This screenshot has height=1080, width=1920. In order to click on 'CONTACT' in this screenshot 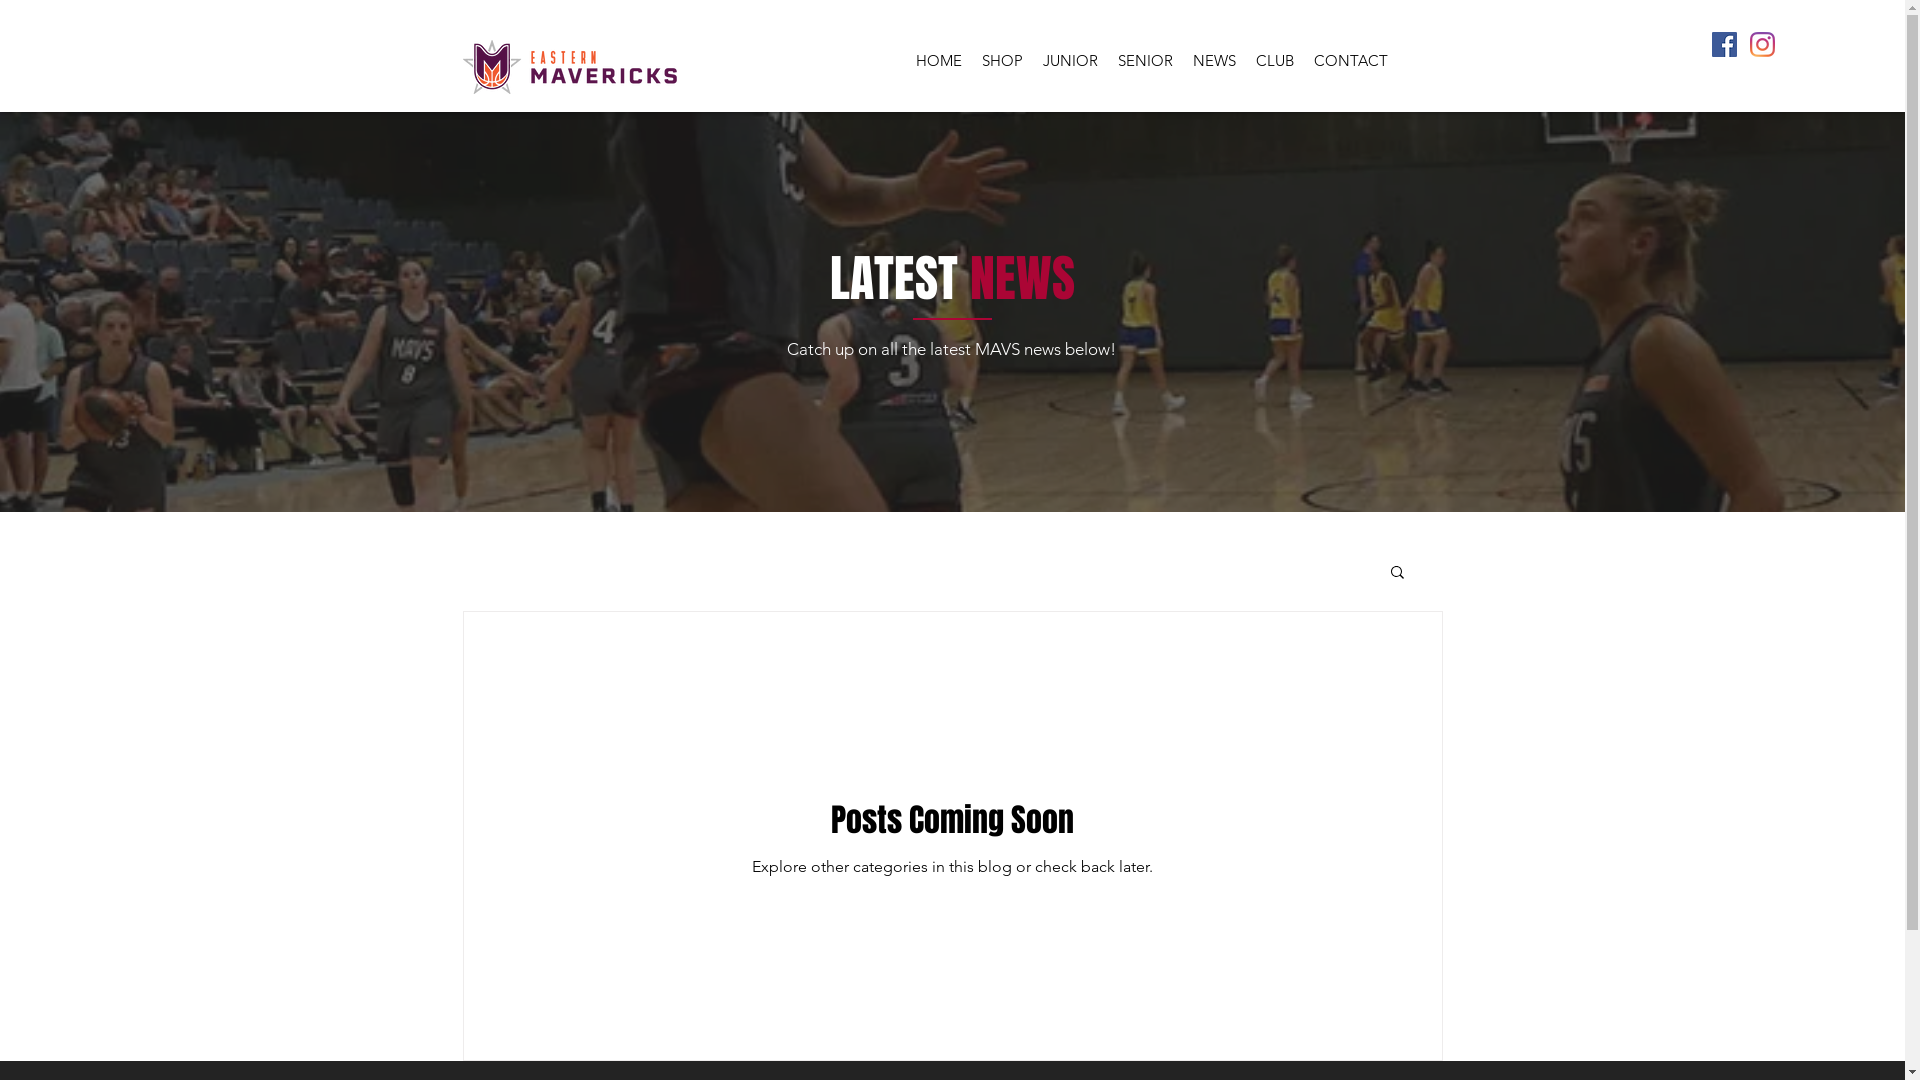, I will do `click(1304, 59)`.